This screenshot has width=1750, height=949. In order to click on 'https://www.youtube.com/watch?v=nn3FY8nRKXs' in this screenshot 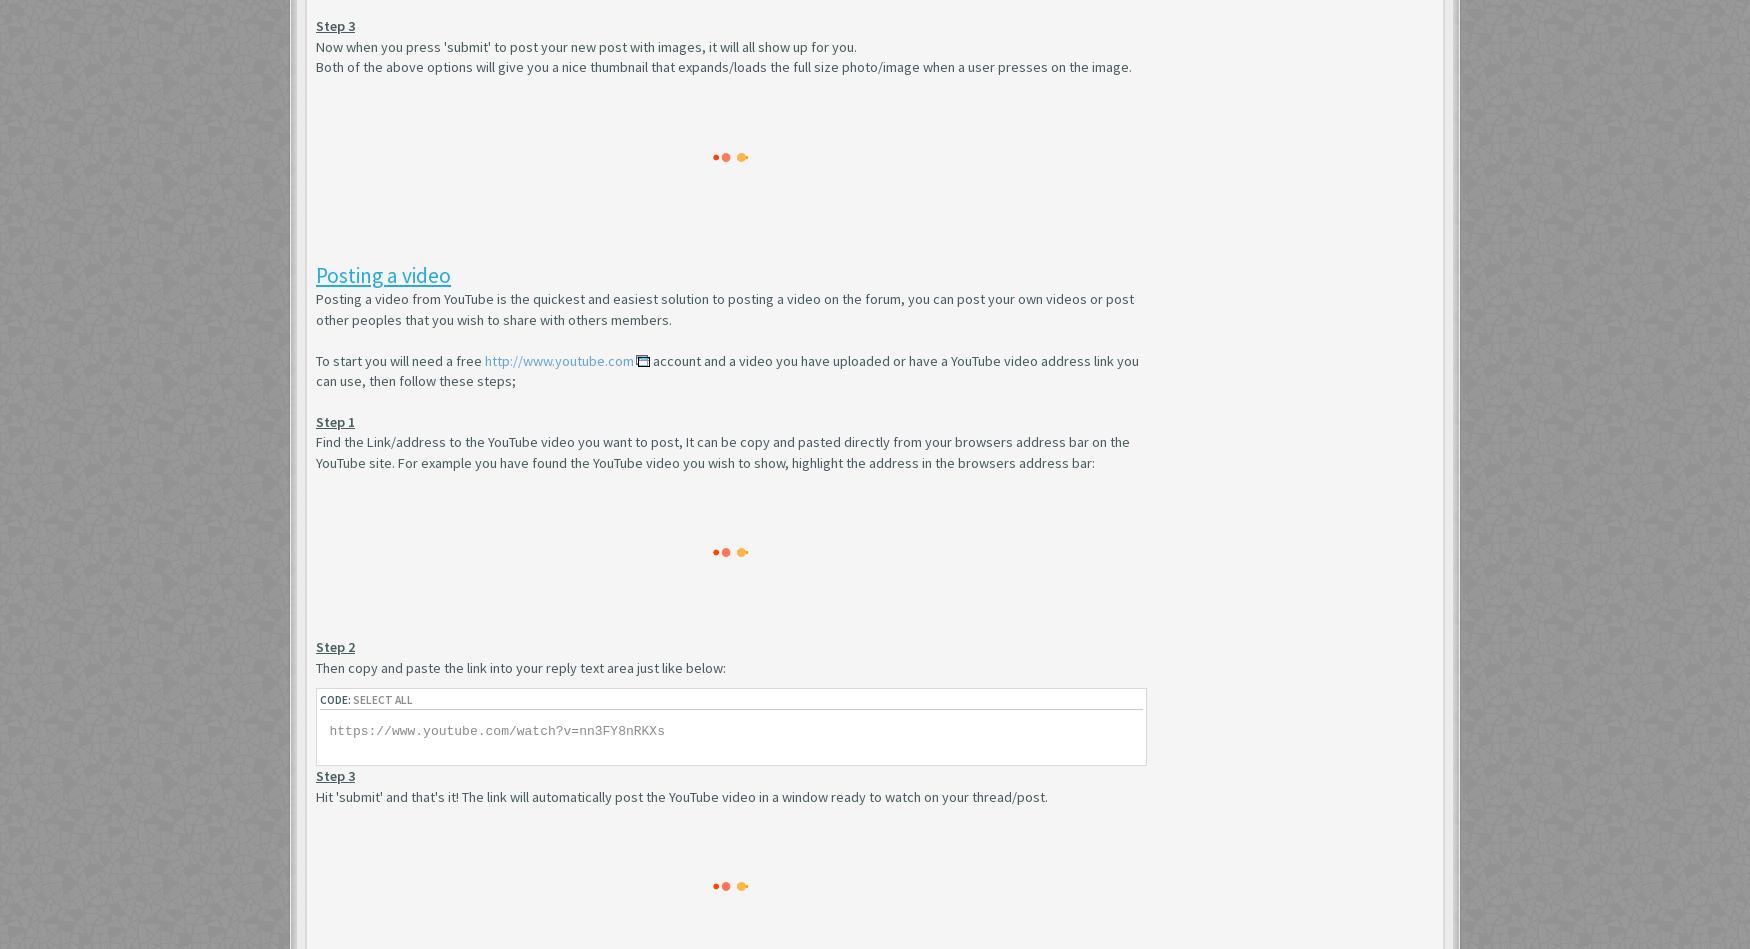, I will do `click(496, 731)`.